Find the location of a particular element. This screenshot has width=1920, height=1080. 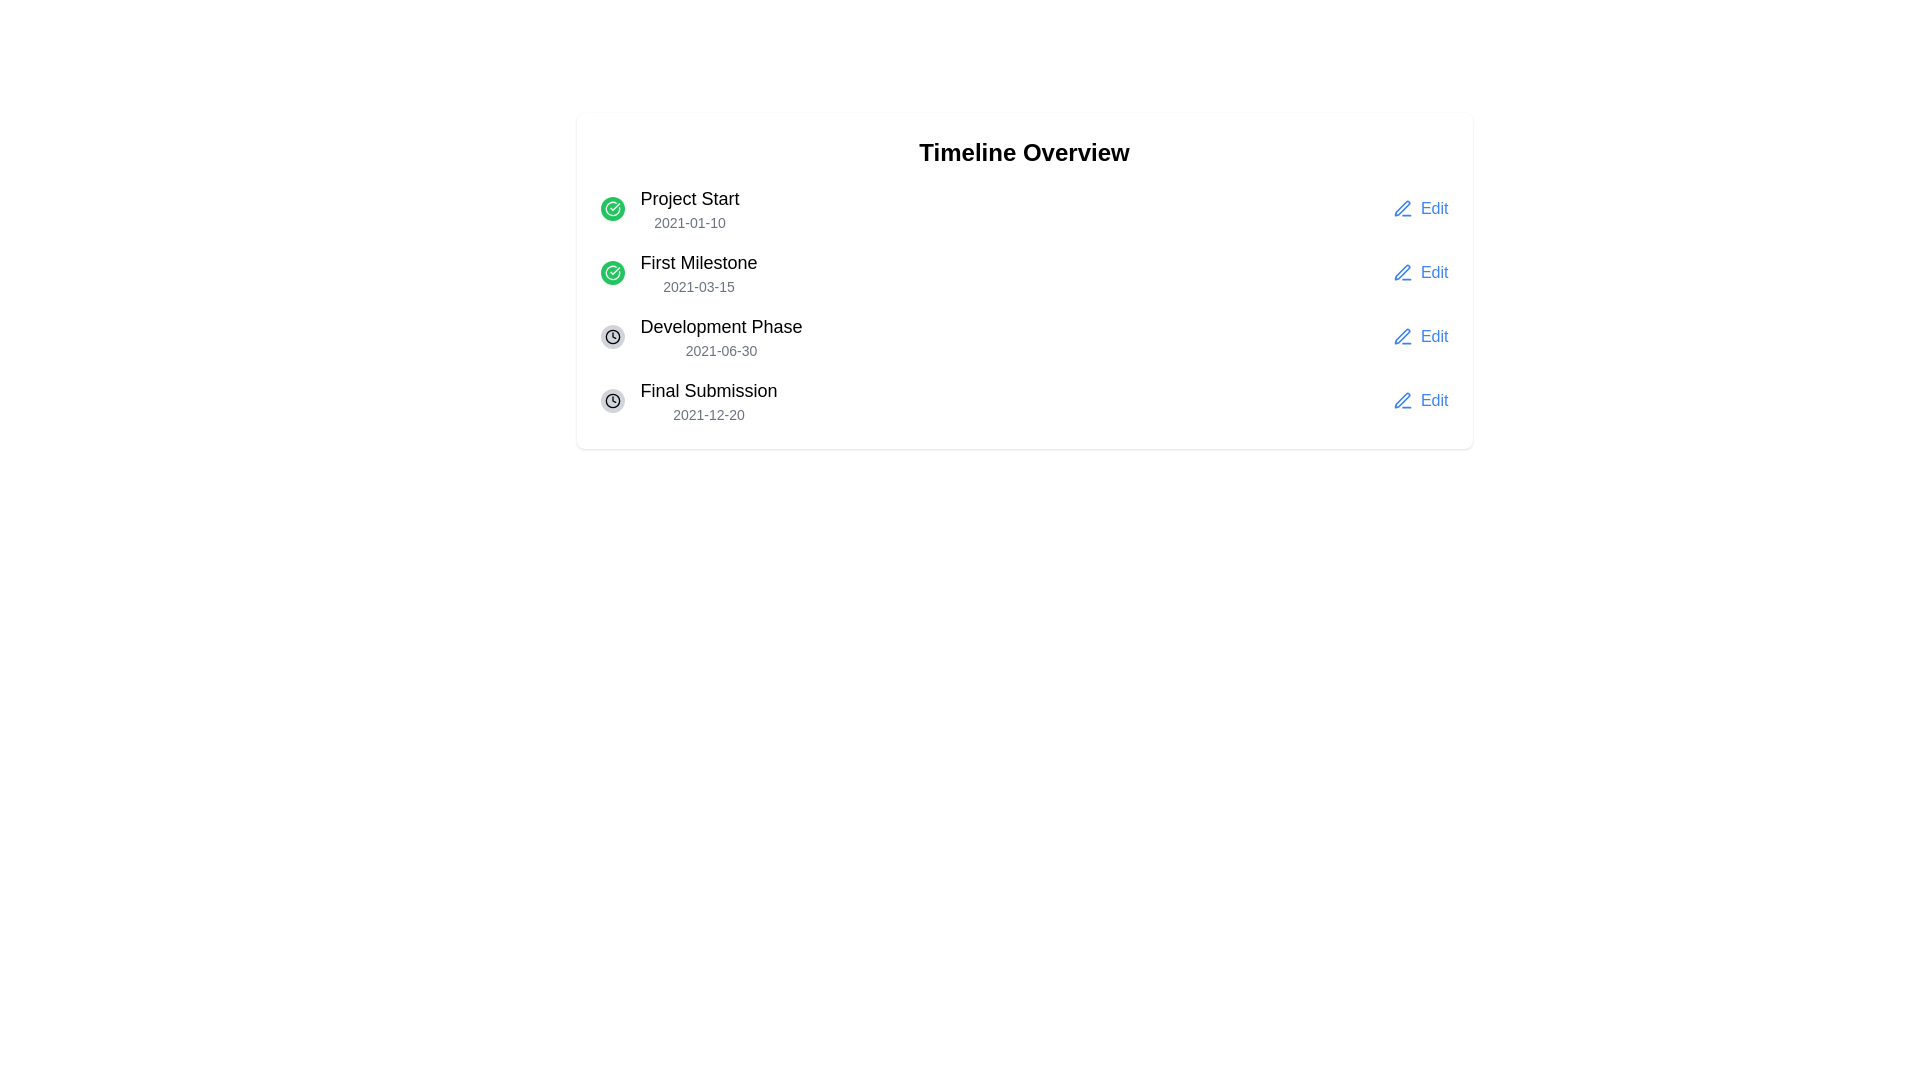

the third milestone text label indicating the name and date of a specific milestone within the Timeline Overview section, located below 'First Milestone' and above 'Final Submission' is located at coordinates (720, 335).